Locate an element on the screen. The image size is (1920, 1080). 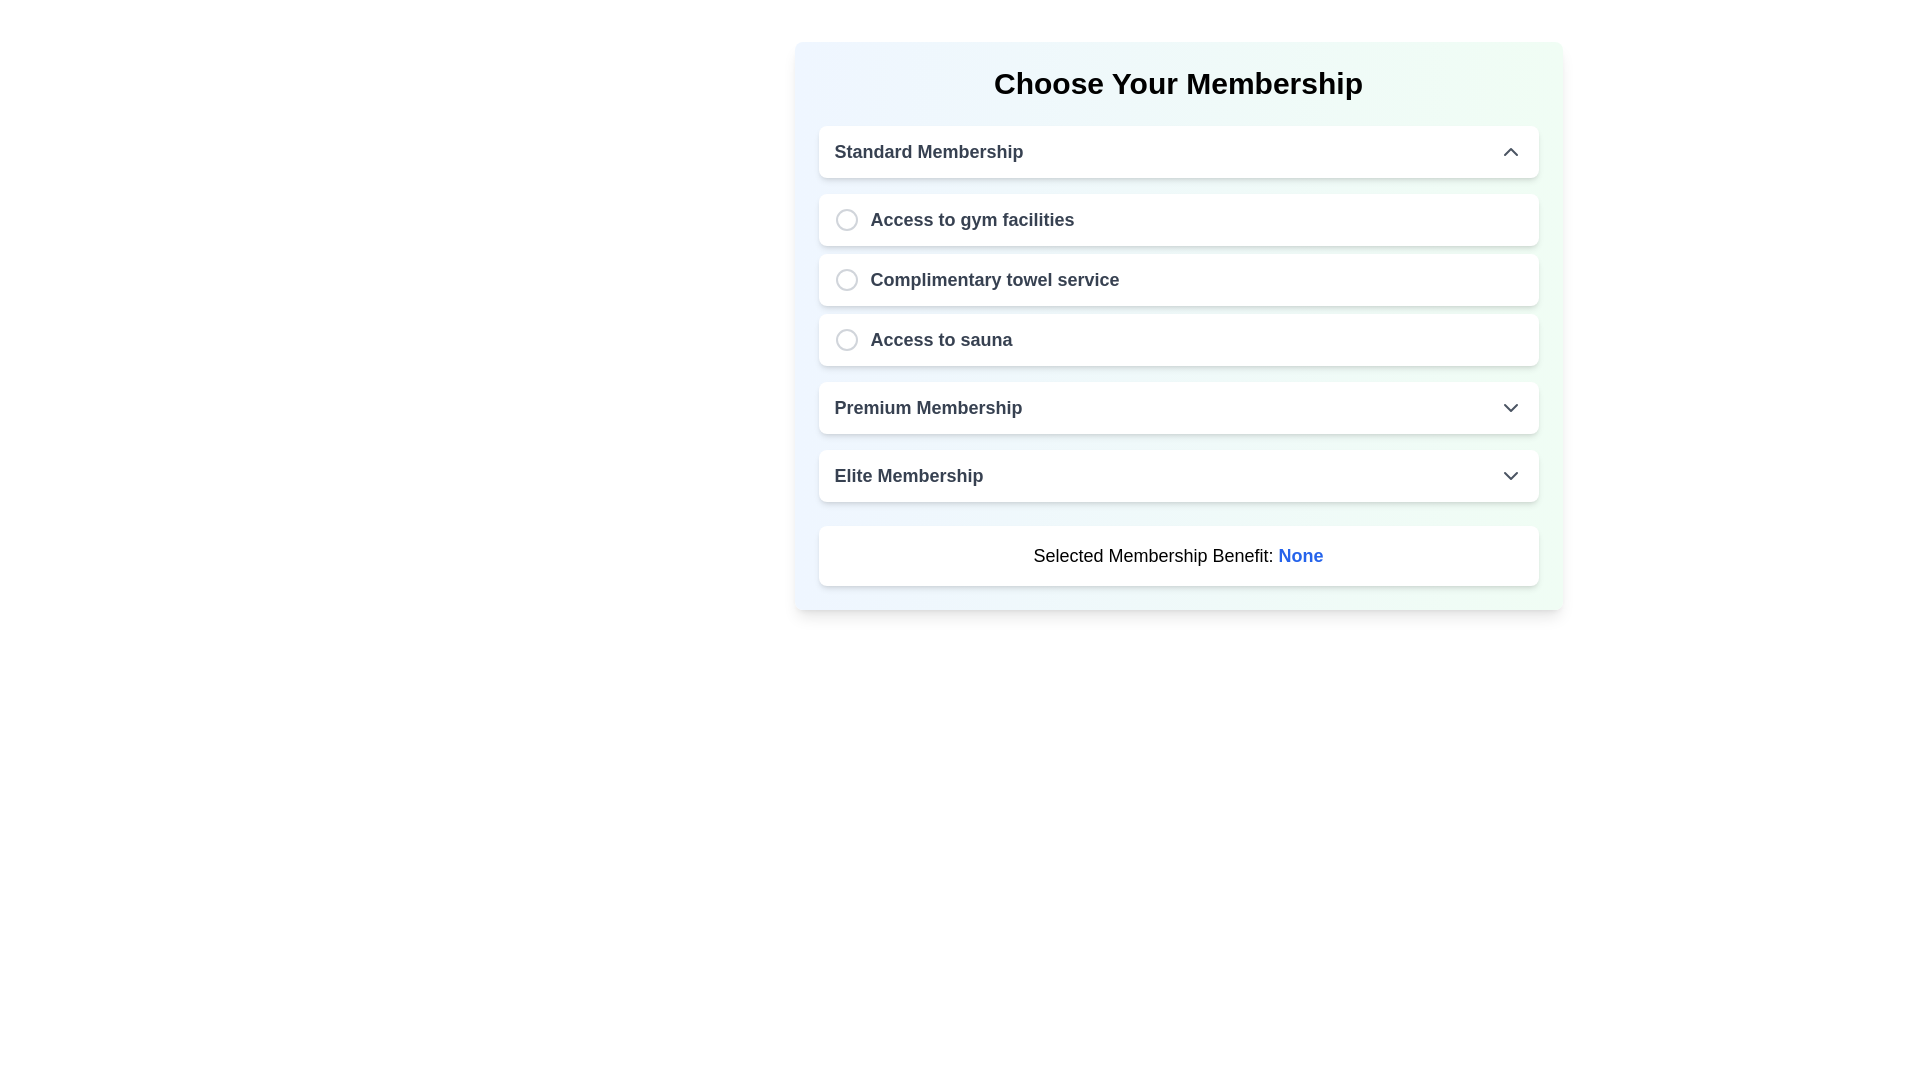
the radio button next to the text 'Complimentary towel service' is located at coordinates (846, 280).